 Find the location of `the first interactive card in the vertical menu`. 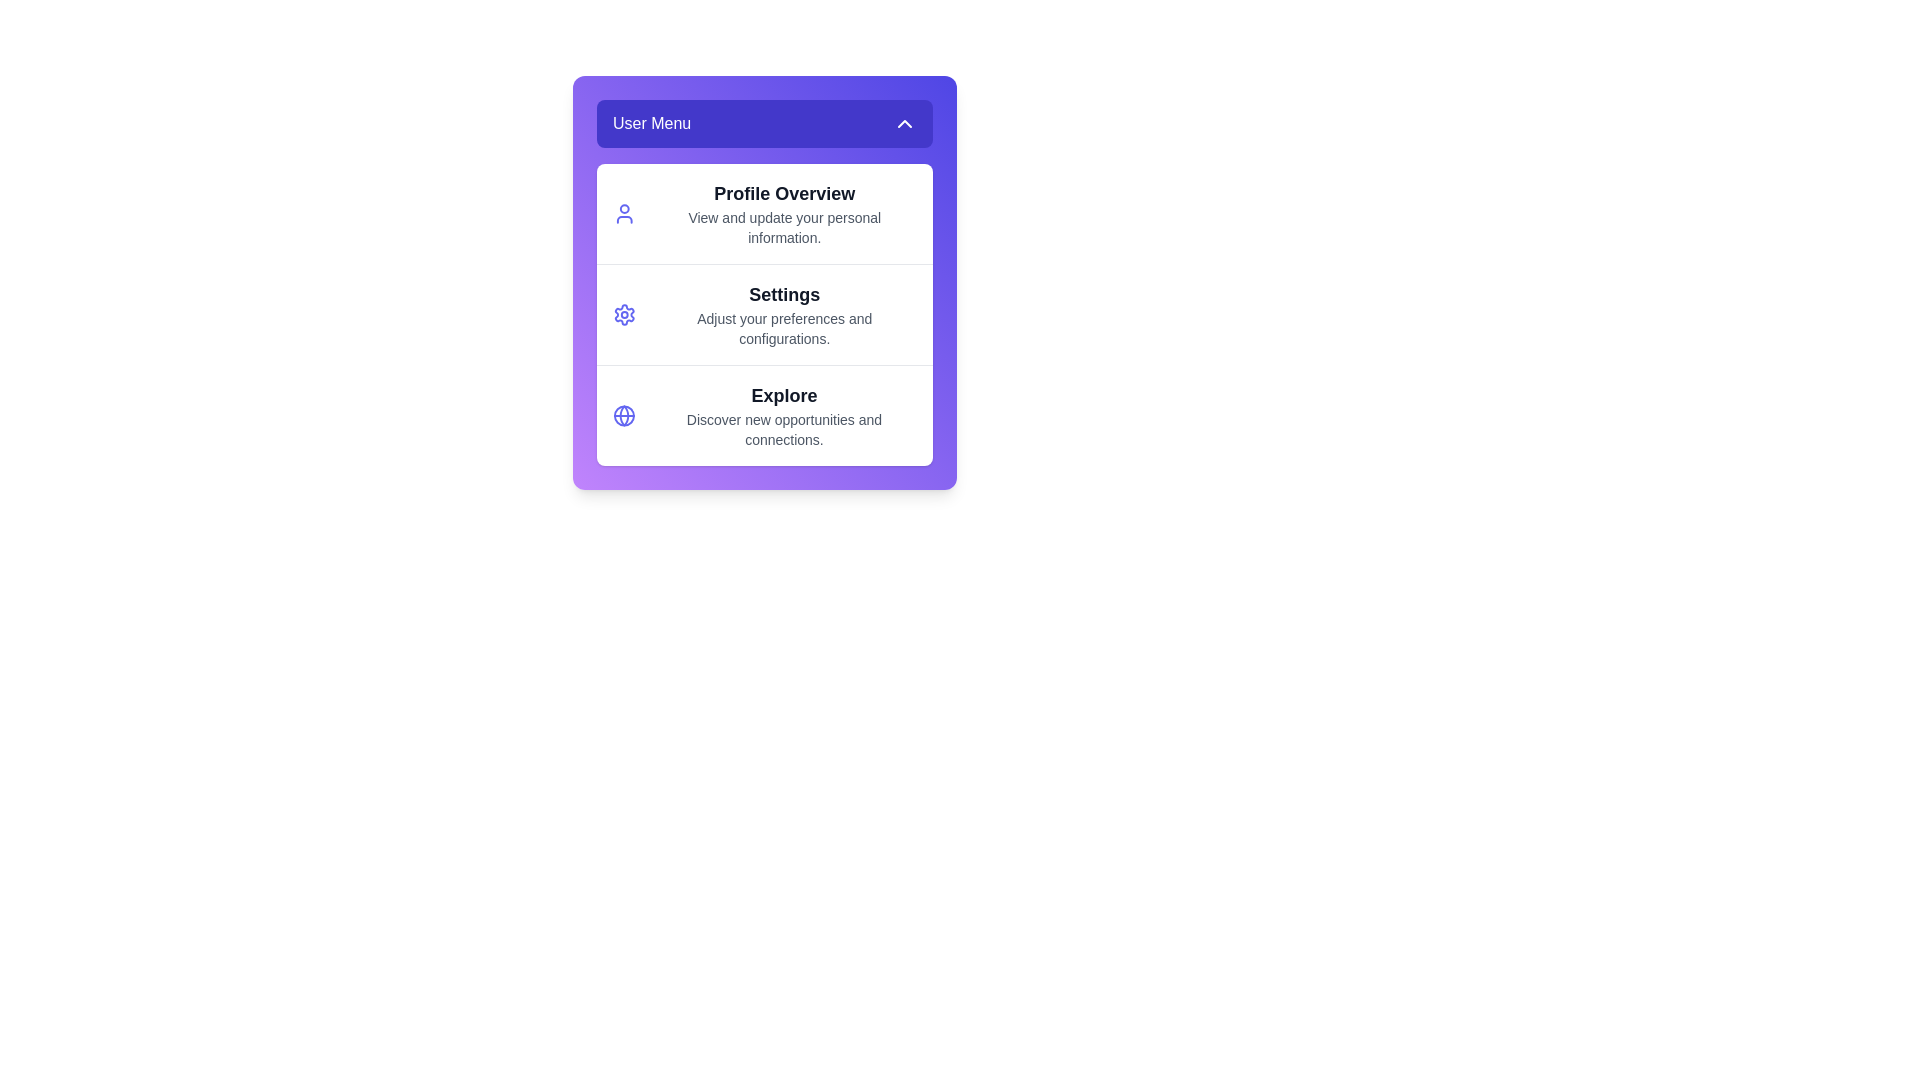

the first interactive card in the vertical menu is located at coordinates (763, 213).